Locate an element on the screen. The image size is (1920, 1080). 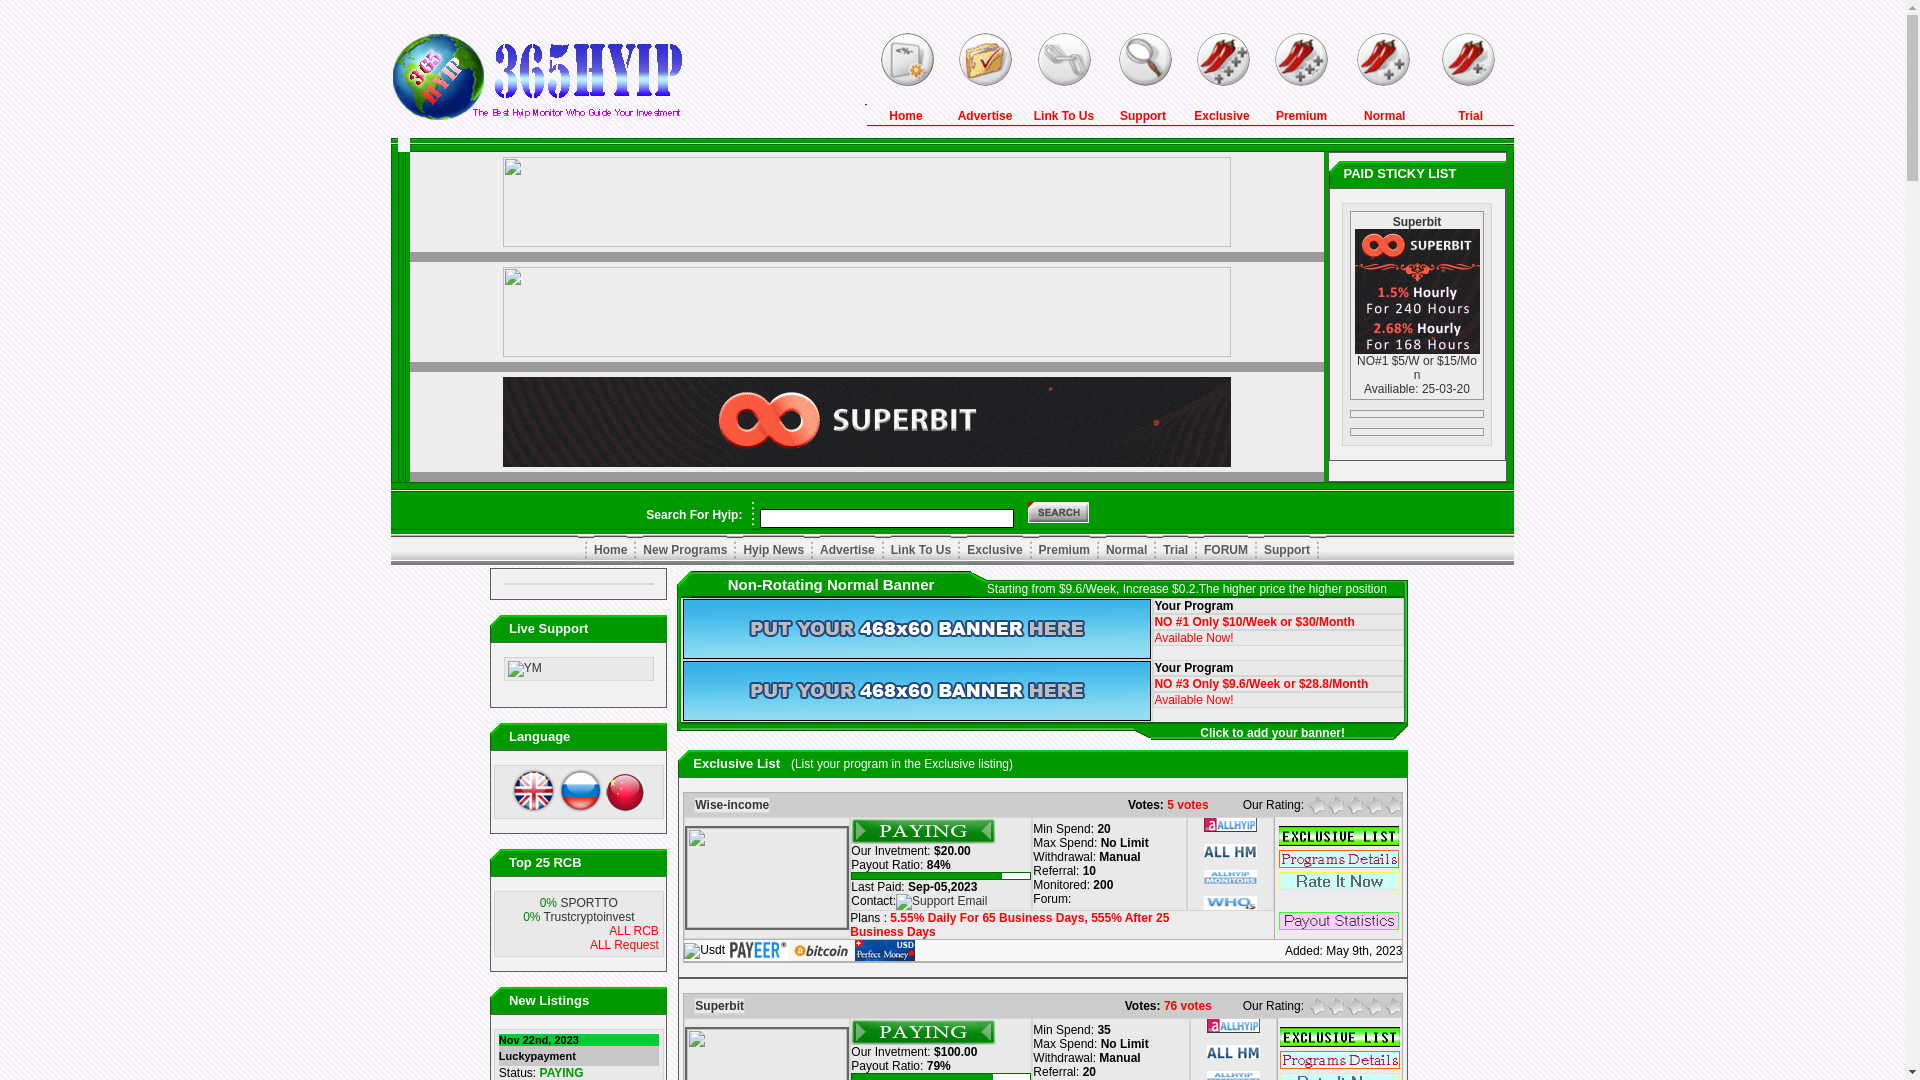
'Wise-income' is located at coordinates (730, 804).